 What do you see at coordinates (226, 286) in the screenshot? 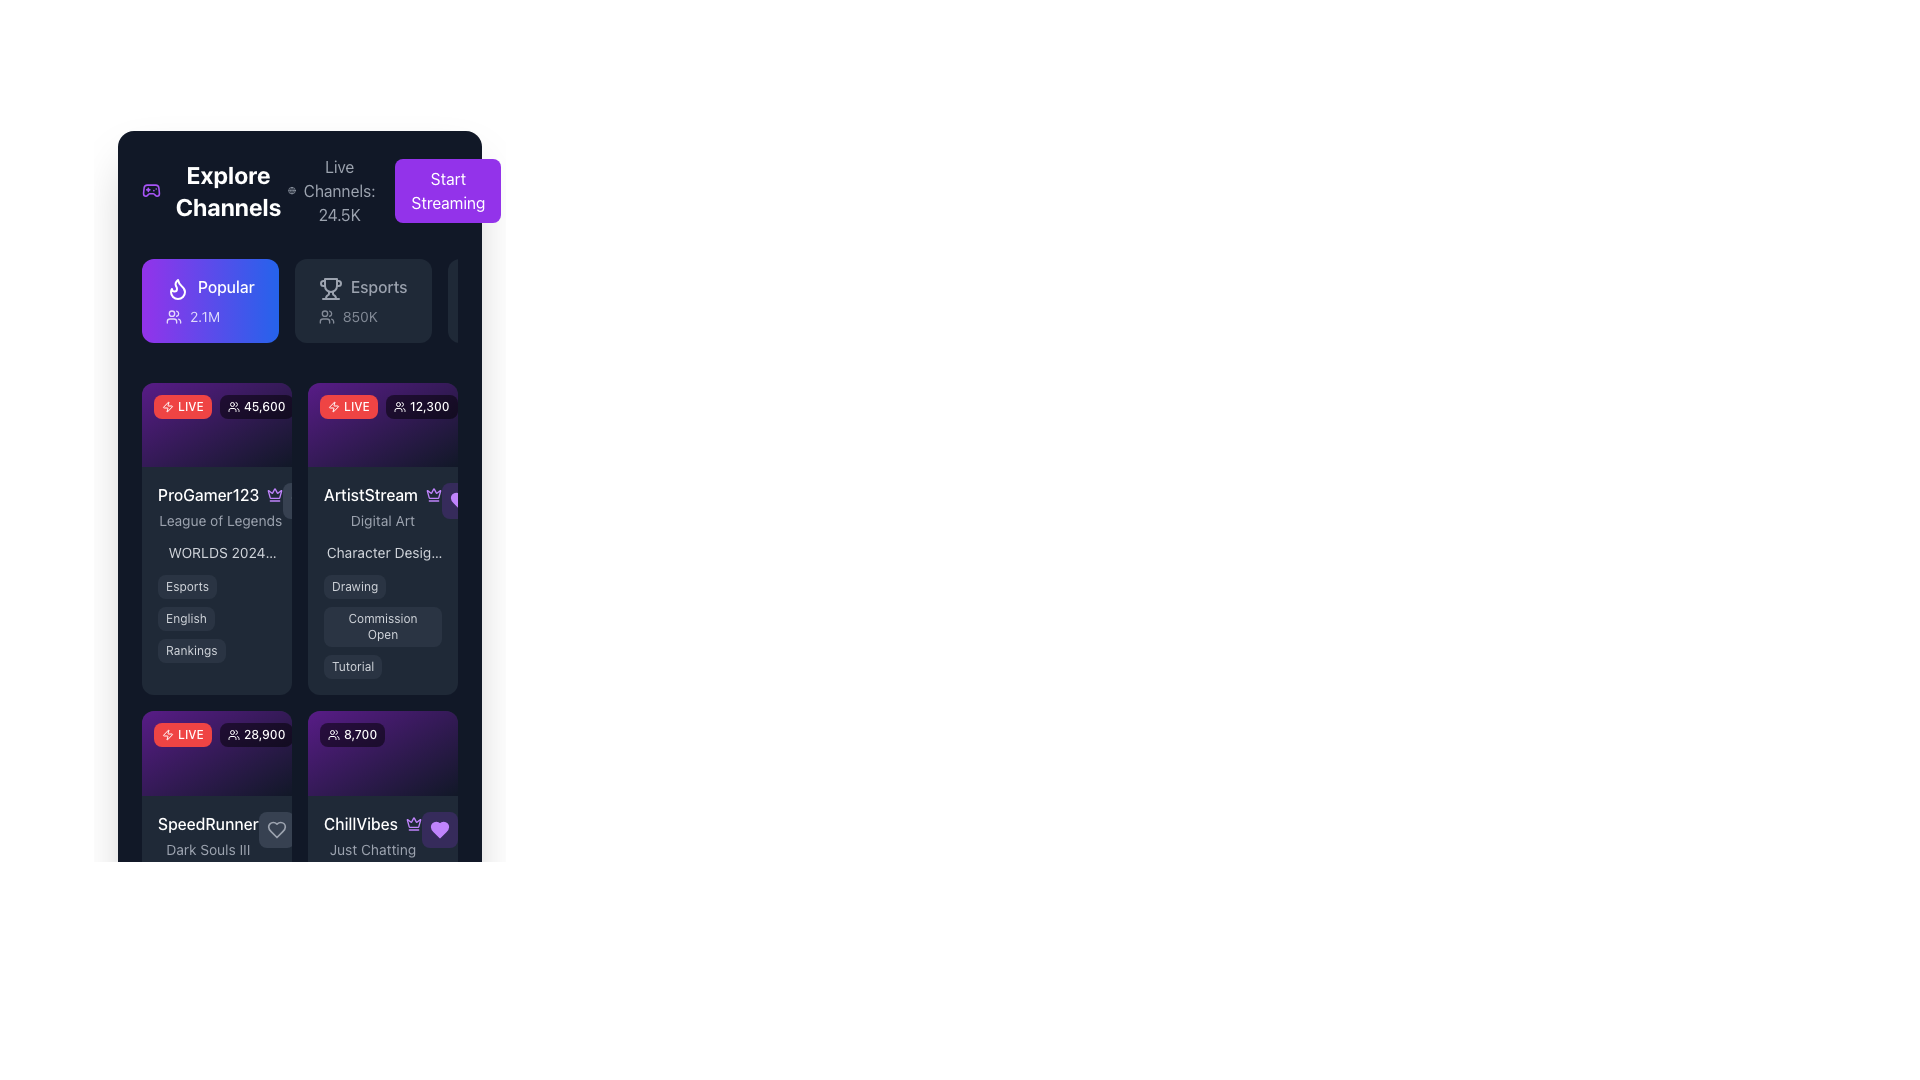
I see `the text label displaying 'Popular' in white over a gradient blue background, located under 'Explore Channels' to the right of a flame icon` at bounding box center [226, 286].